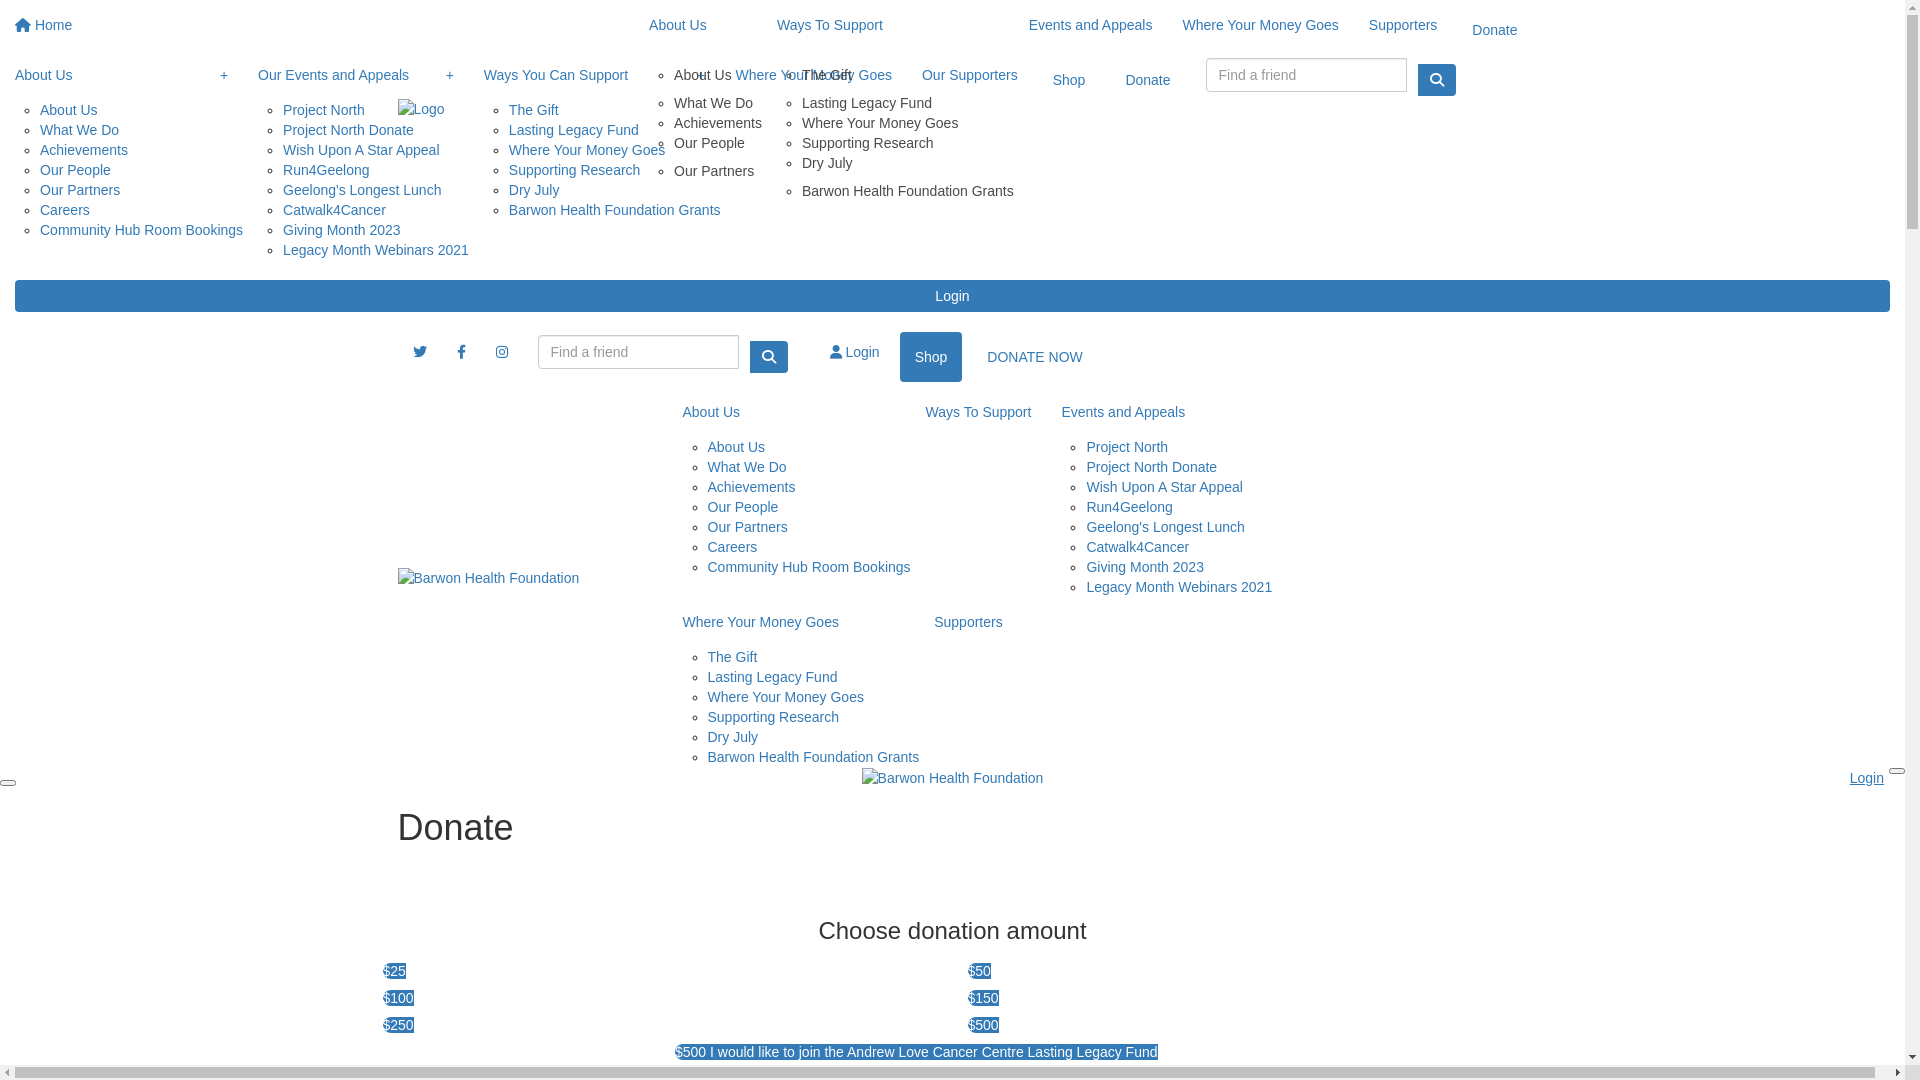 This screenshot has height=1080, width=1920. Describe the element at coordinates (75, 168) in the screenshot. I see `'Our People'` at that location.